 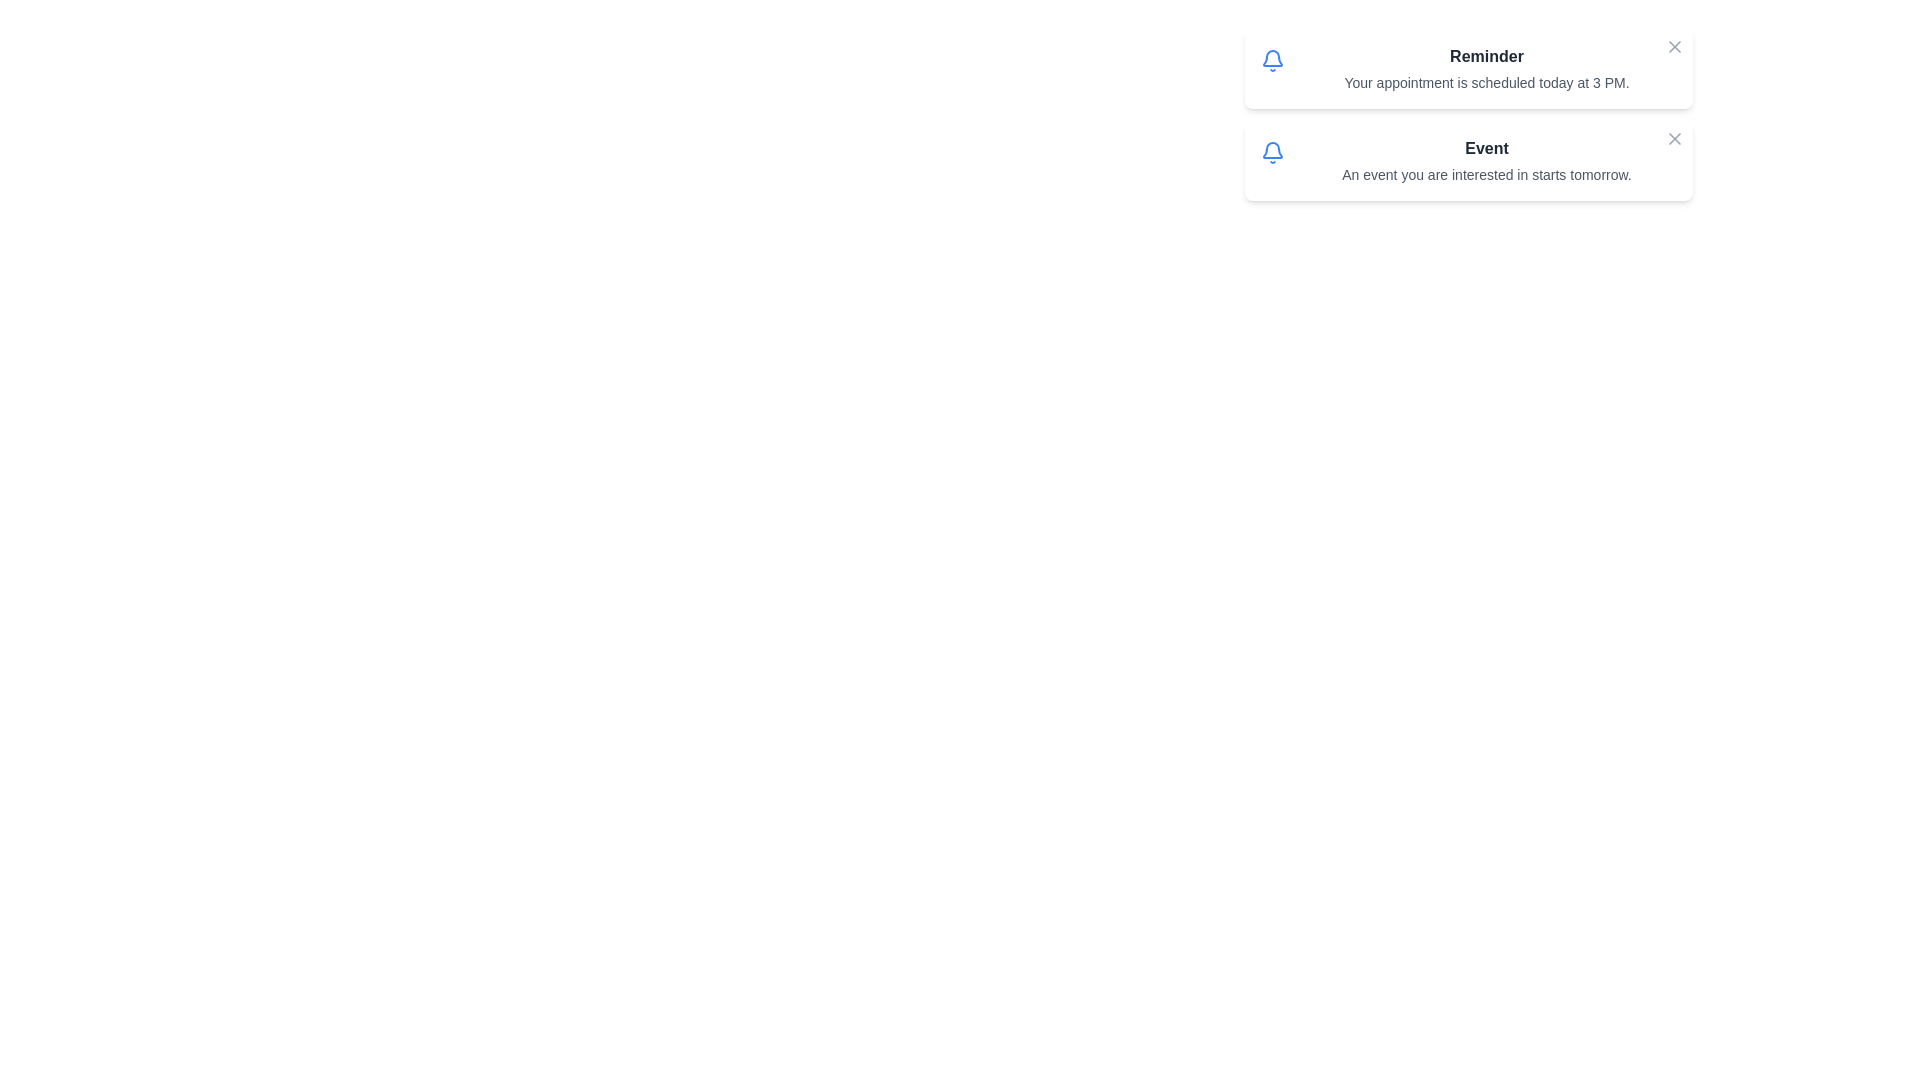 What do you see at coordinates (1271, 57) in the screenshot?
I see `the upper portion of the bell icon within the 'Reminder' card, which is located to the left of the text content indicating 'Your appointment is scheduled today at 3 PM.'` at bounding box center [1271, 57].